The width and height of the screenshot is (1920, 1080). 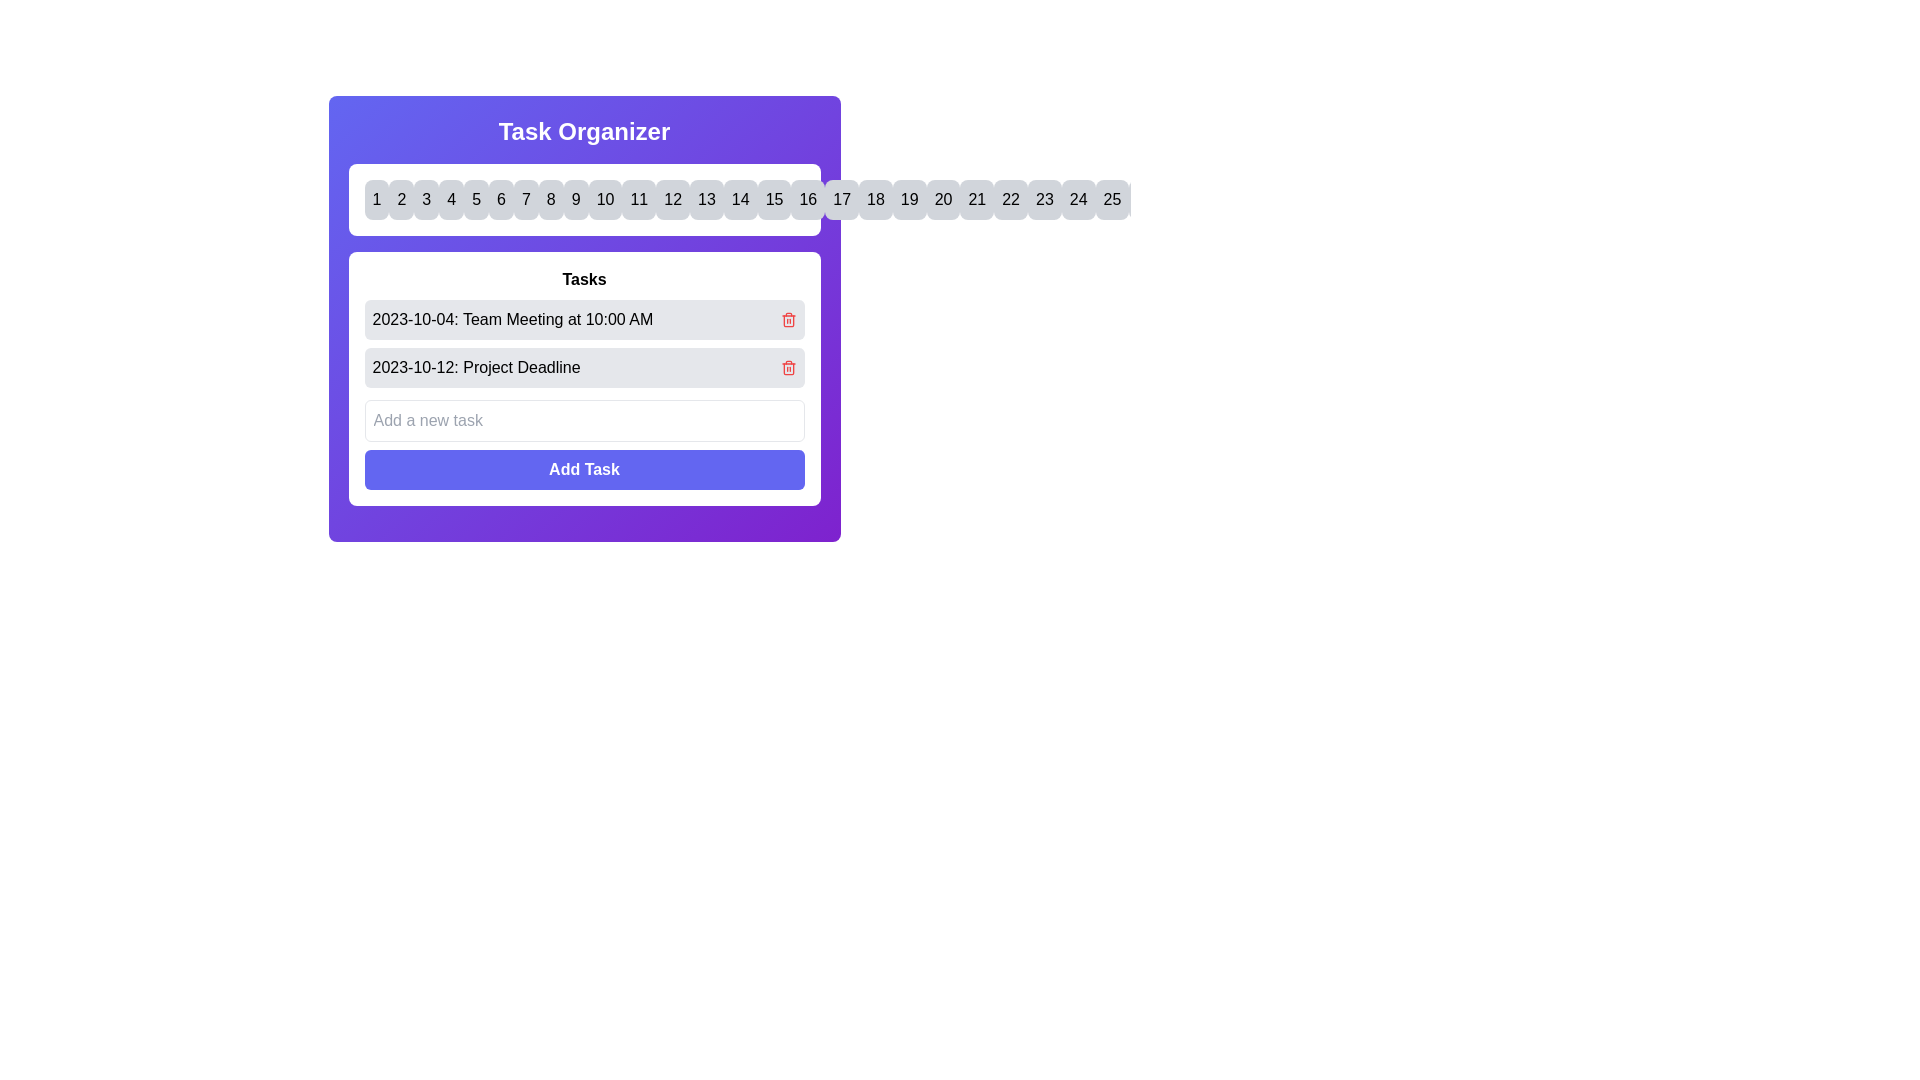 What do you see at coordinates (450, 200) in the screenshot?
I see `the button displaying the number '4', which is the fourth button in a horizontal sequence of numbered buttons with a light gray background and black text` at bounding box center [450, 200].